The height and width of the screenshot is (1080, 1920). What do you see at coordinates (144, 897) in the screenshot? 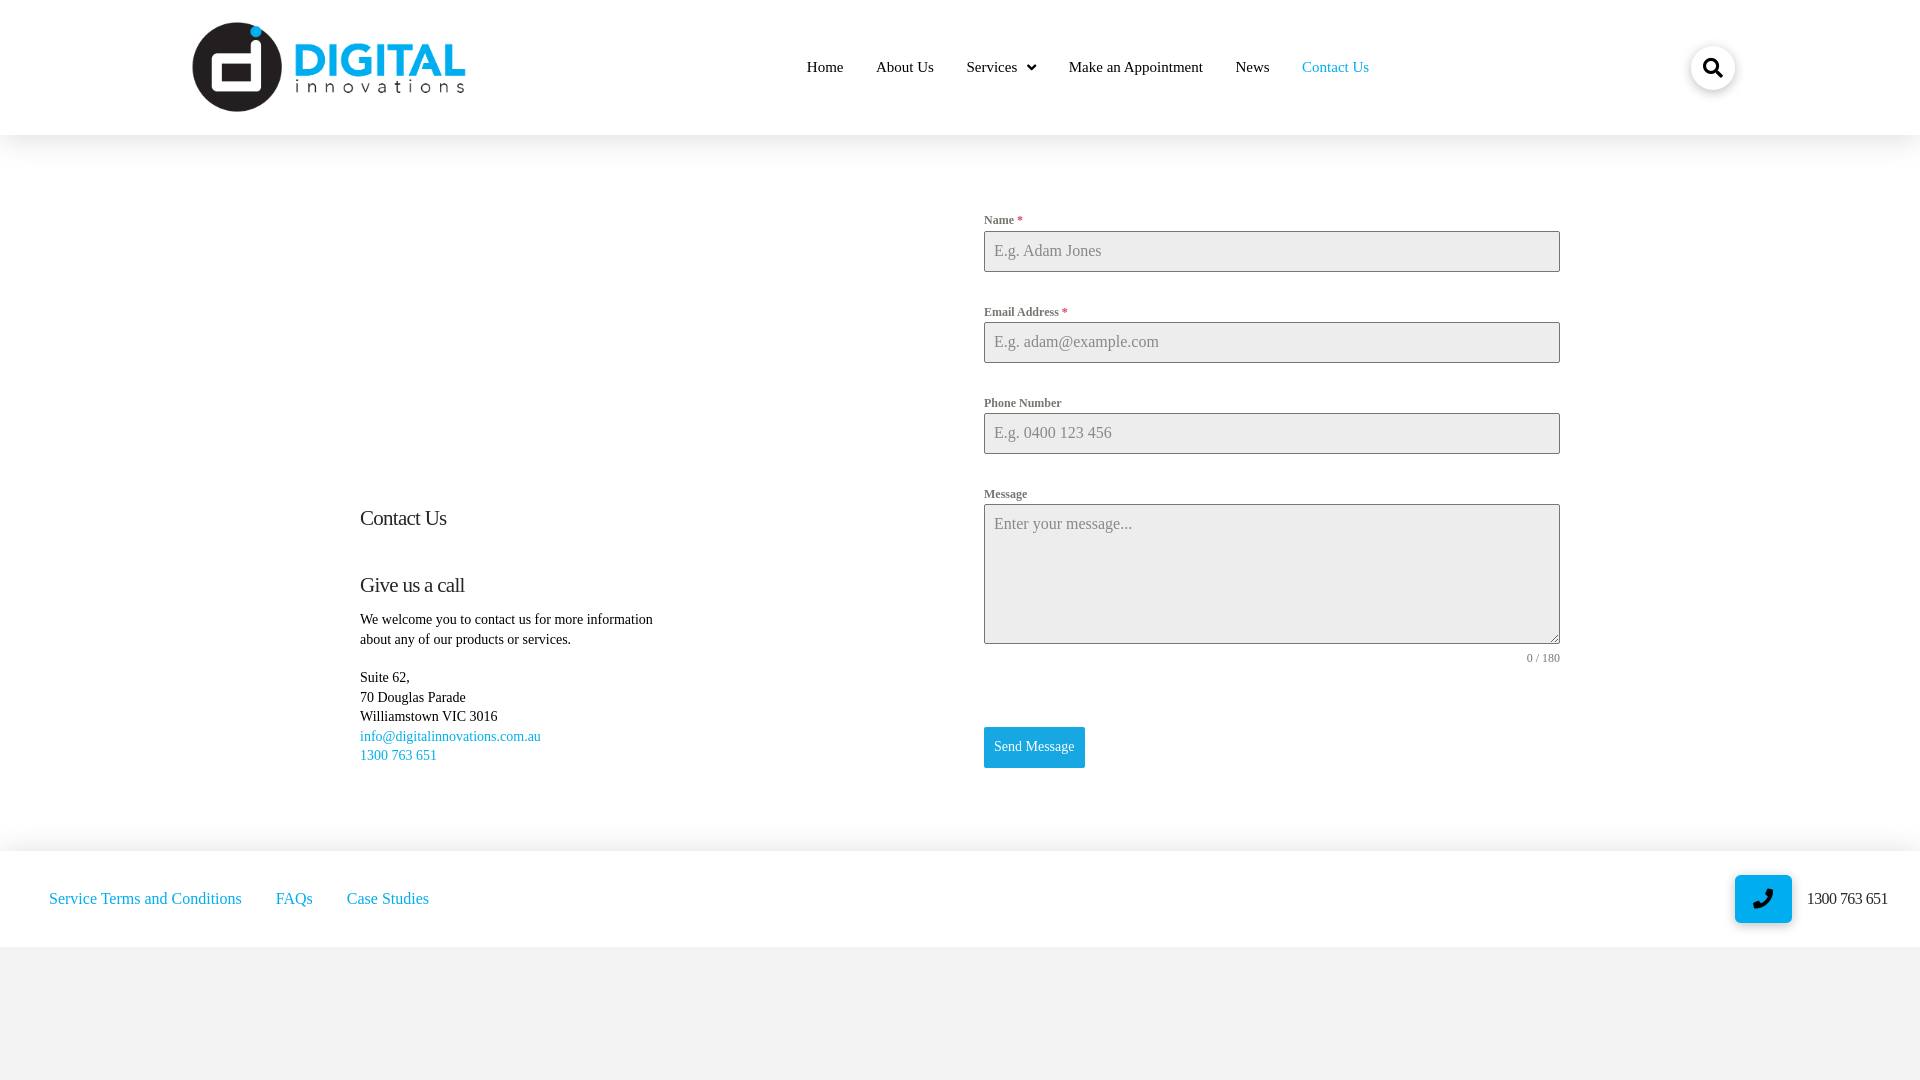
I see `'Service Terms and Conditions'` at bounding box center [144, 897].